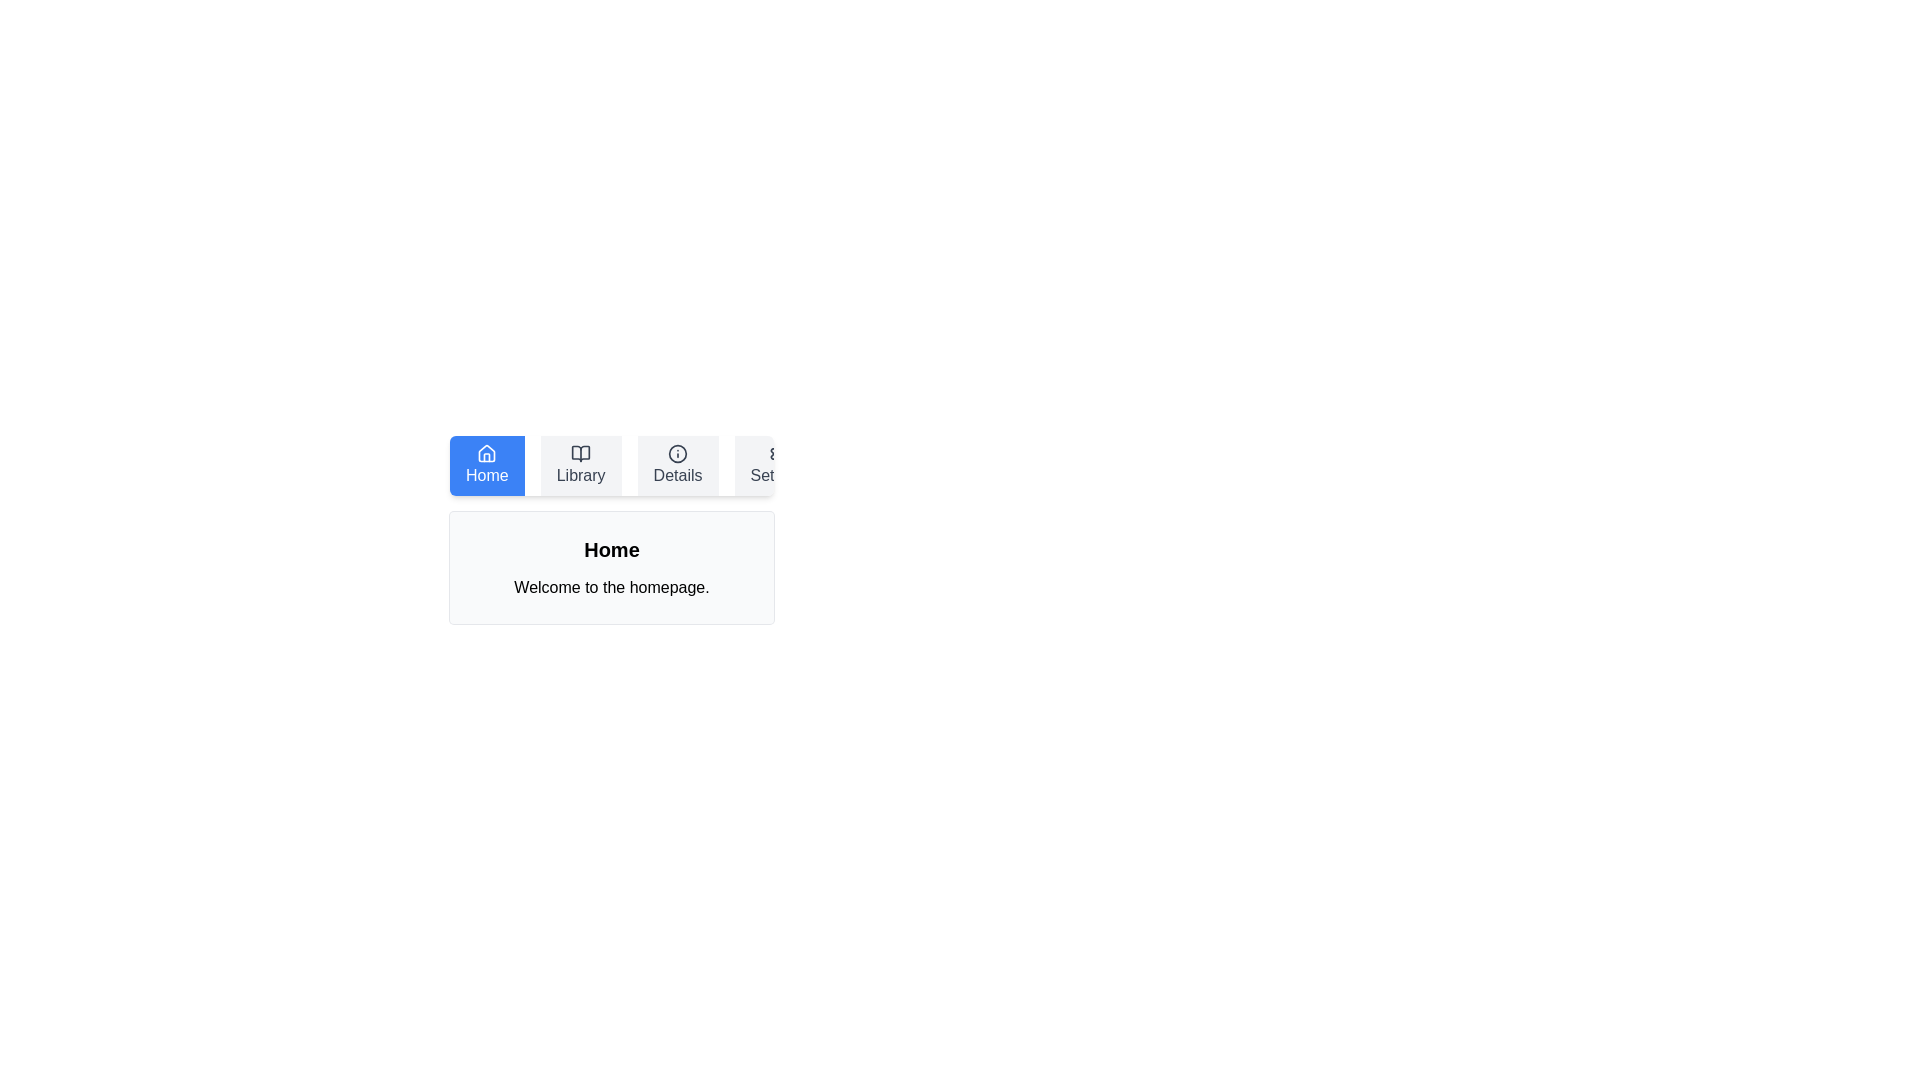 Image resolution: width=1920 pixels, height=1080 pixels. What do you see at coordinates (580, 466) in the screenshot?
I see `the button labeled Library to observe its hover effect` at bounding box center [580, 466].